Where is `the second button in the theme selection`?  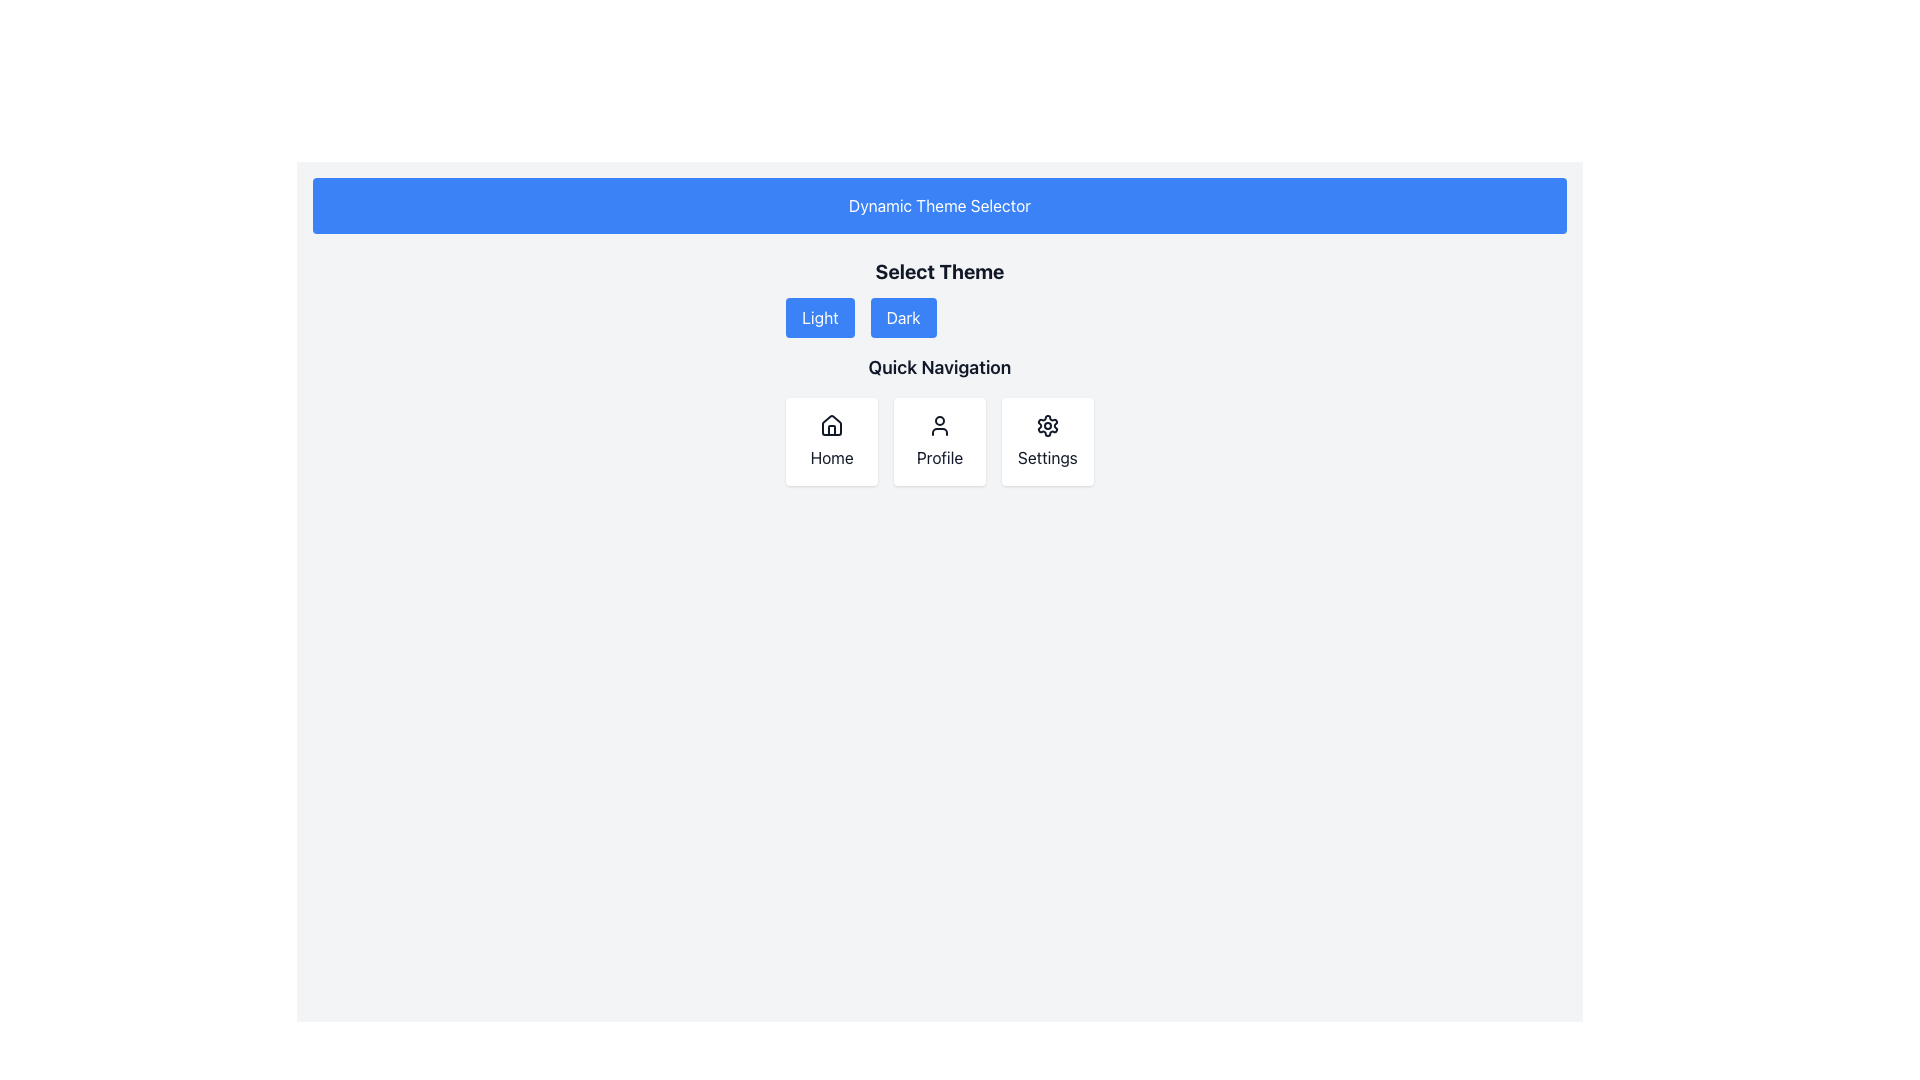
the second button in the theme selection is located at coordinates (902, 316).